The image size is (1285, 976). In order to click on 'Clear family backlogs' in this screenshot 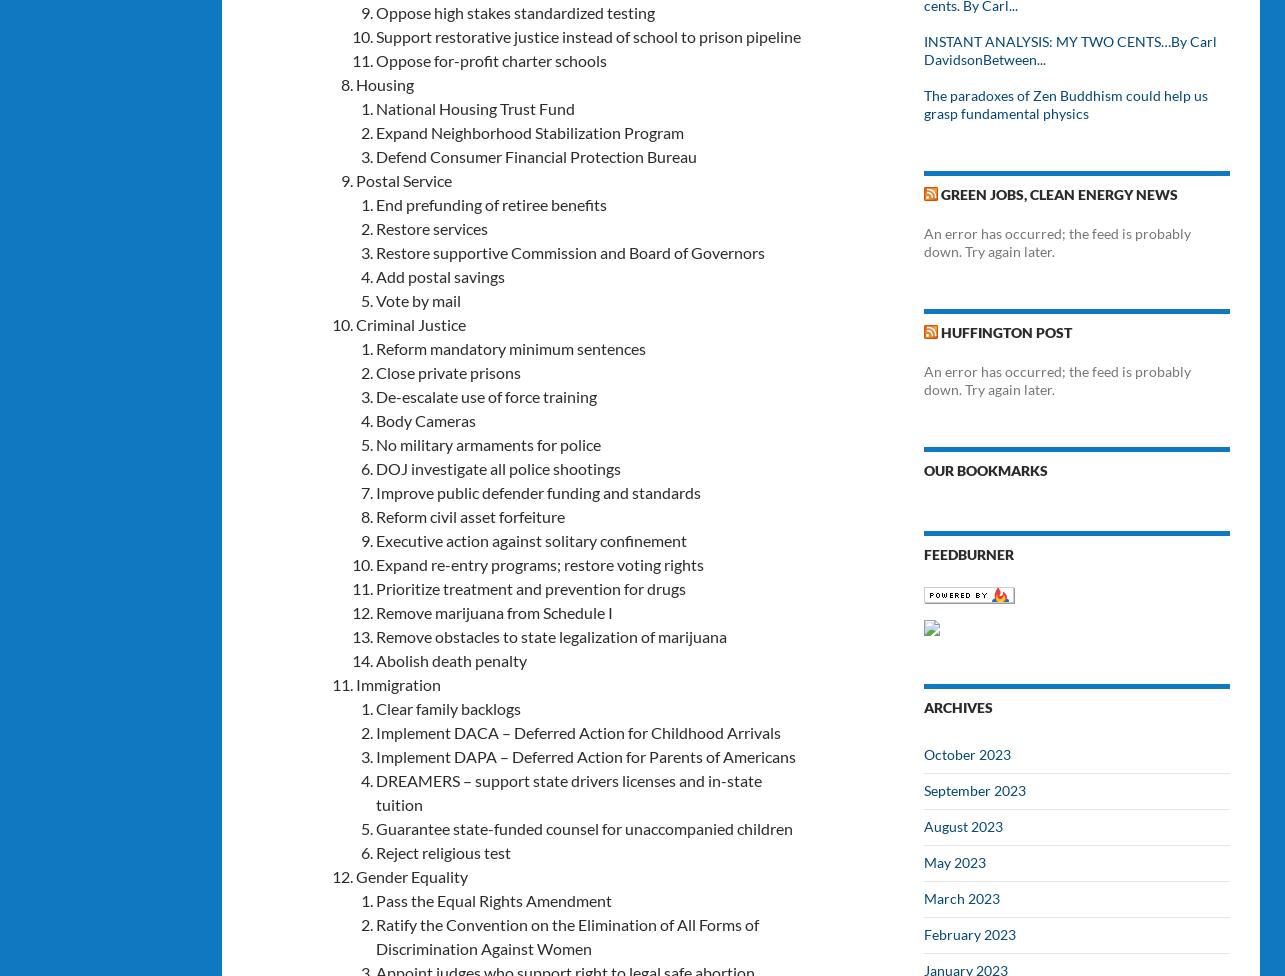, I will do `click(448, 706)`.